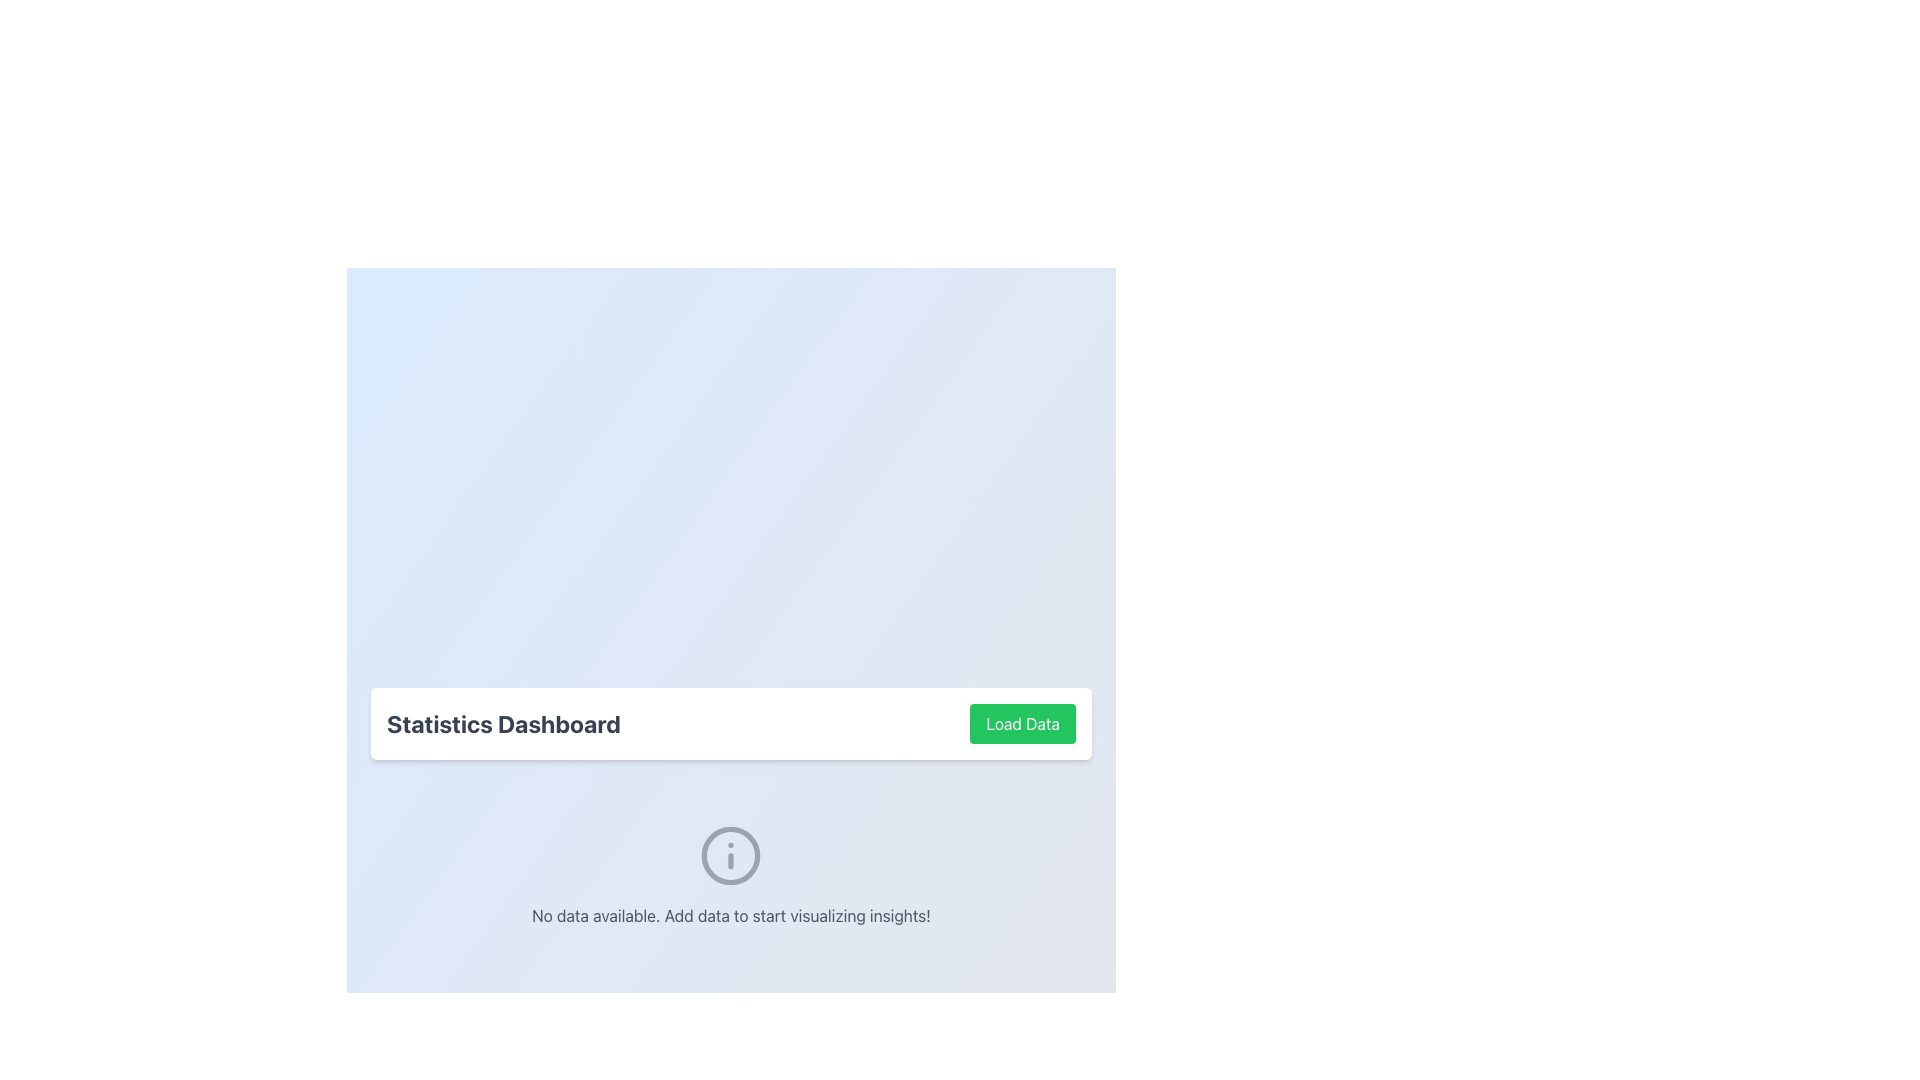 Image resolution: width=1920 pixels, height=1080 pixels. Describe the element at coordinates (730, 874) in the screenshot. I see `the circular 'info' icon above the text 'No data available. Add data to start visualizing insights!' in the informational message section` at that location.